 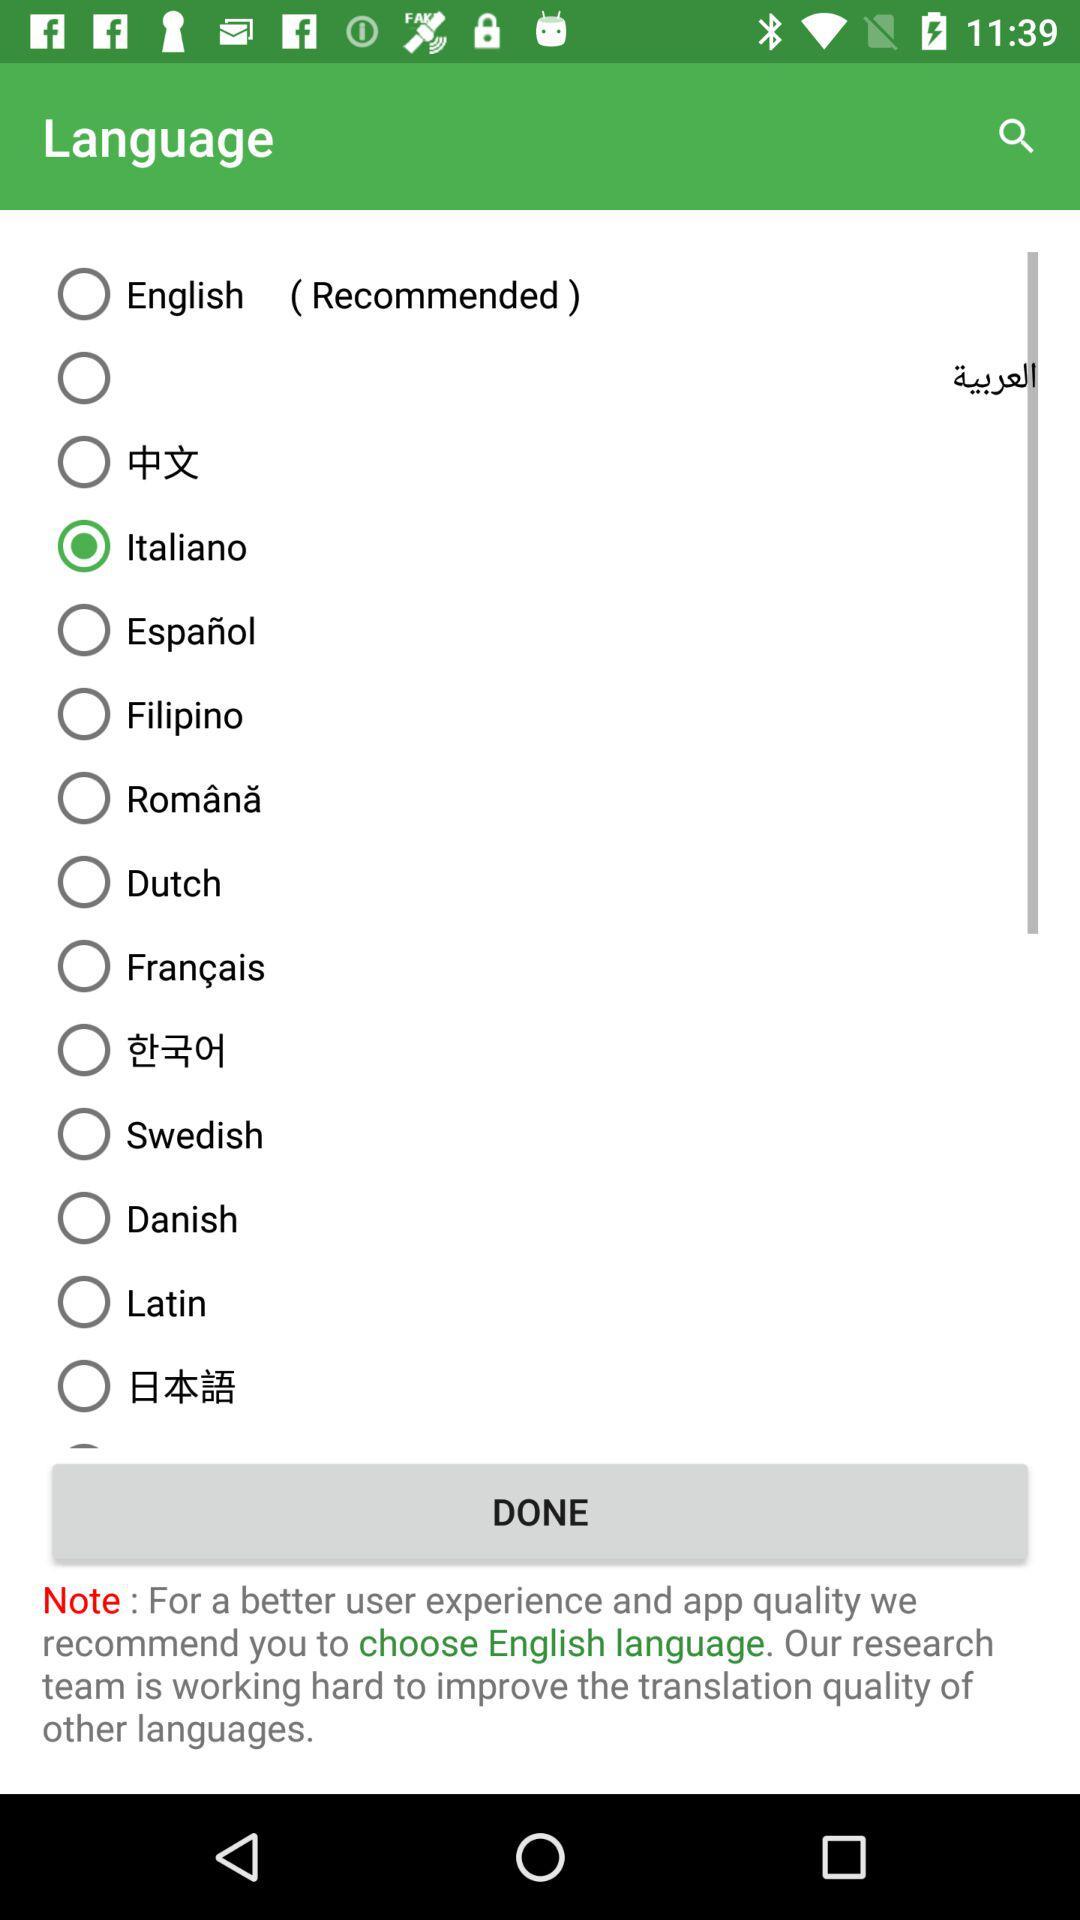 What do you see at coordinates (540, 1217) in the screenshot?
I see `icon below the swedish` at bounding box center [540, 1217].